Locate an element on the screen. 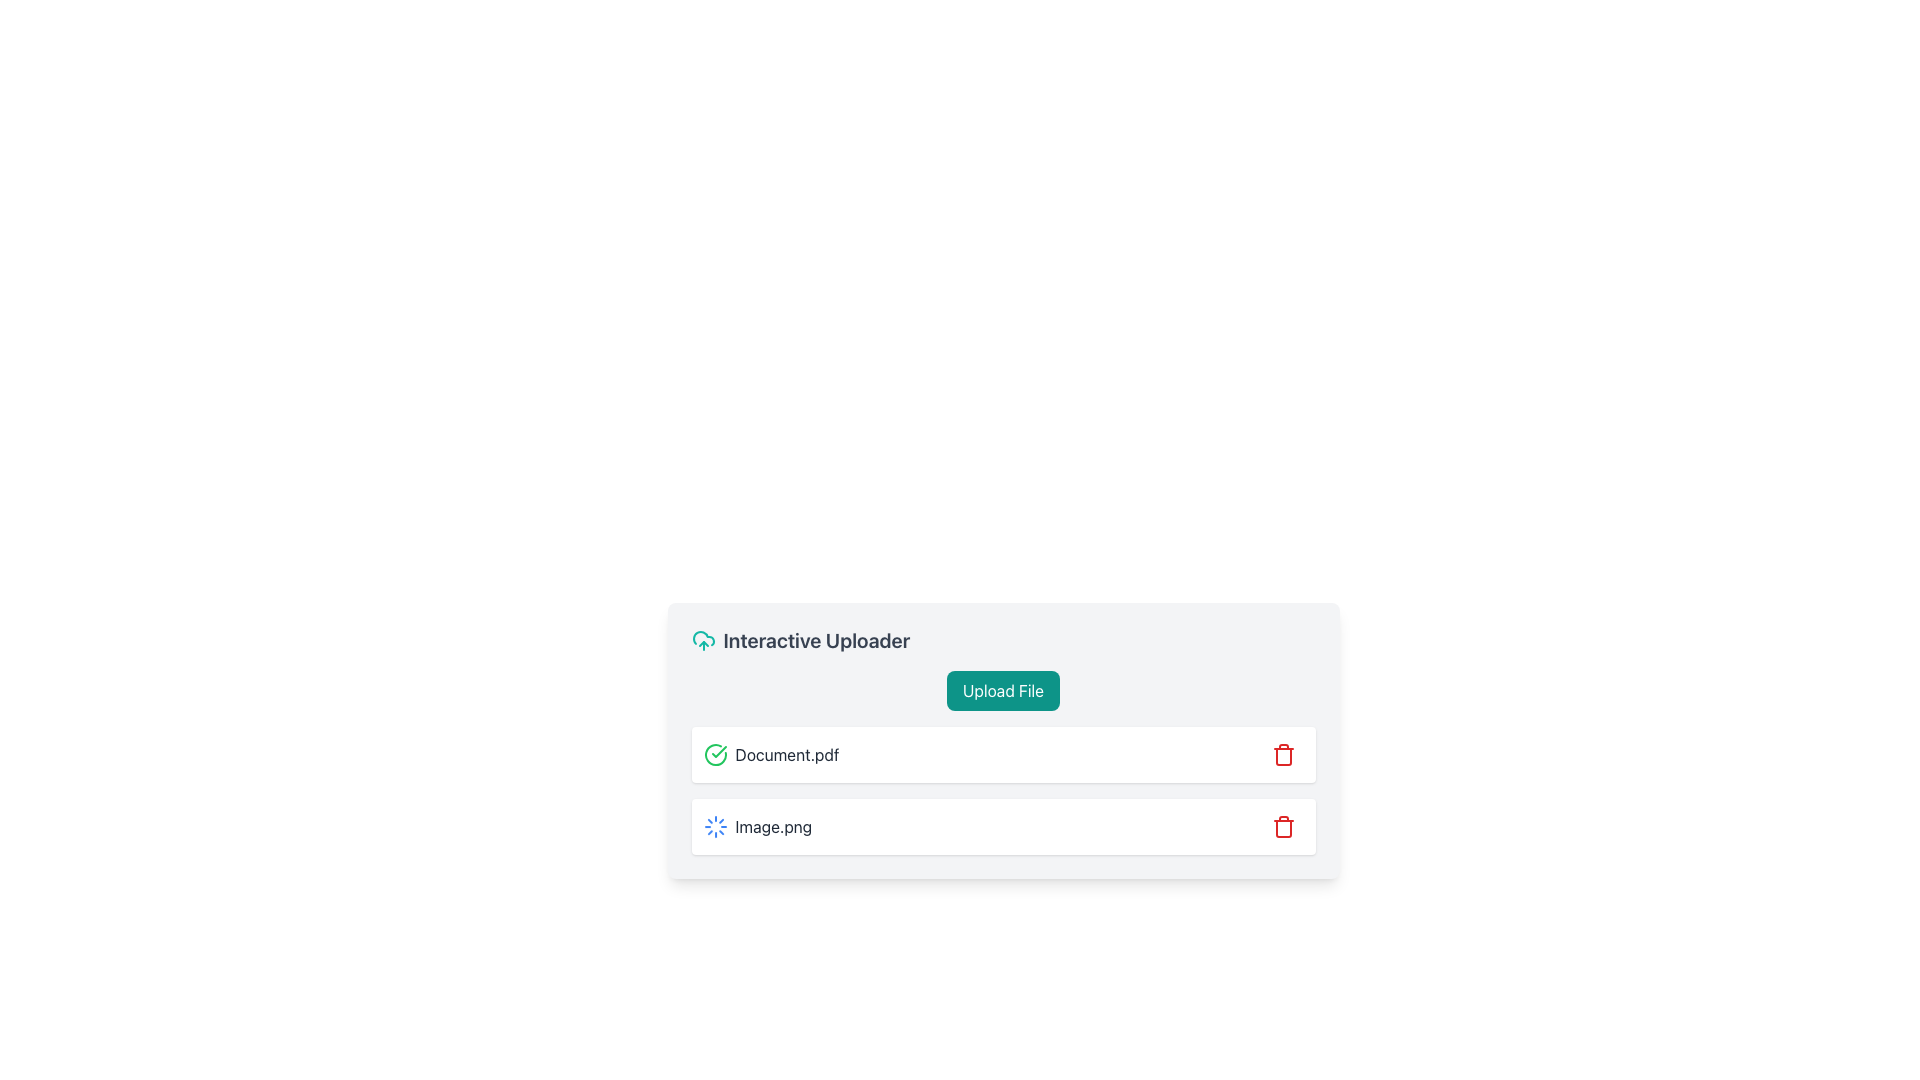  the 'Document.pdf' file label with a green checkmark icon, despite it being marked as non-interactive is located at coordinates (770, 755).